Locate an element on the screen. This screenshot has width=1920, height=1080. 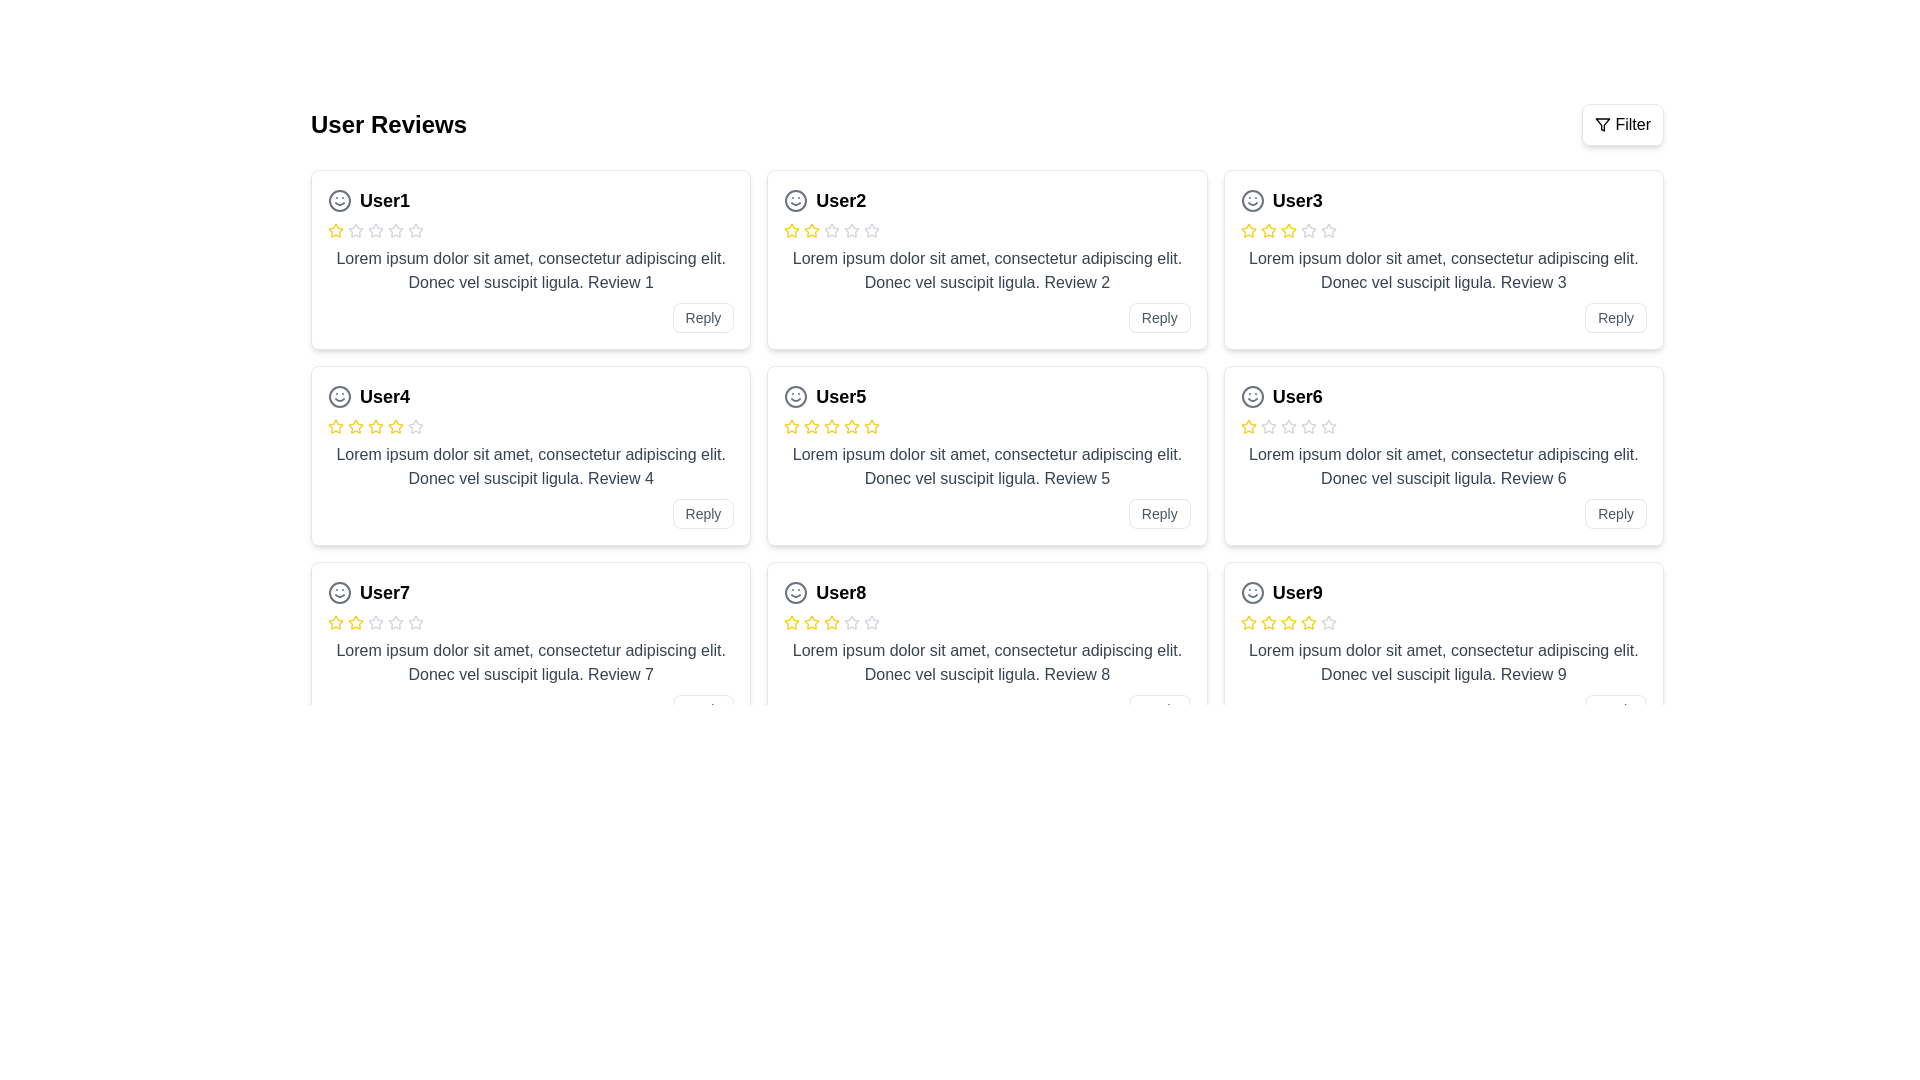
the text element displaying 'User2', which is styled in bold and slightly larger font, located at the top of the user review card to the right of a smiley icon is located at coordinates (841, 200).